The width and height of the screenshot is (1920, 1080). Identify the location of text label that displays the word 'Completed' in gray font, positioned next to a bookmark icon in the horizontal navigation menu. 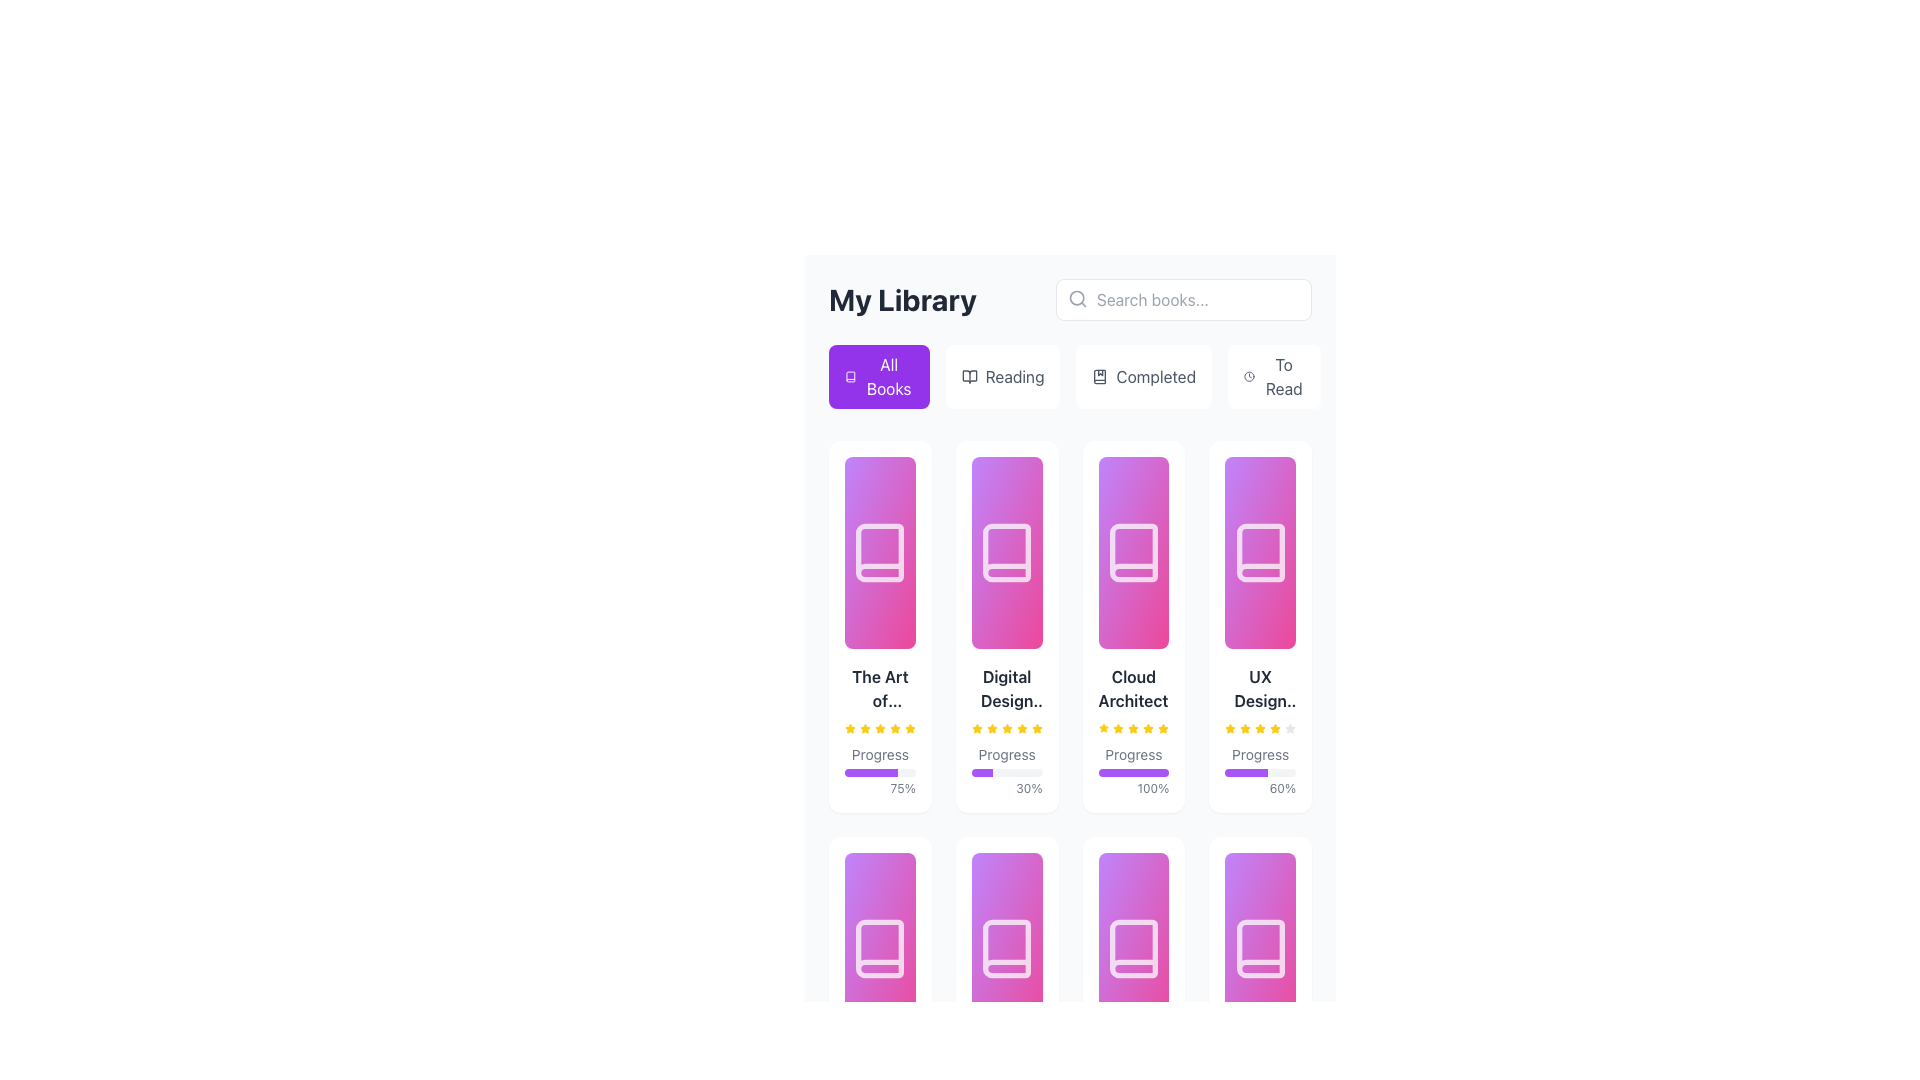
(1156, 377).